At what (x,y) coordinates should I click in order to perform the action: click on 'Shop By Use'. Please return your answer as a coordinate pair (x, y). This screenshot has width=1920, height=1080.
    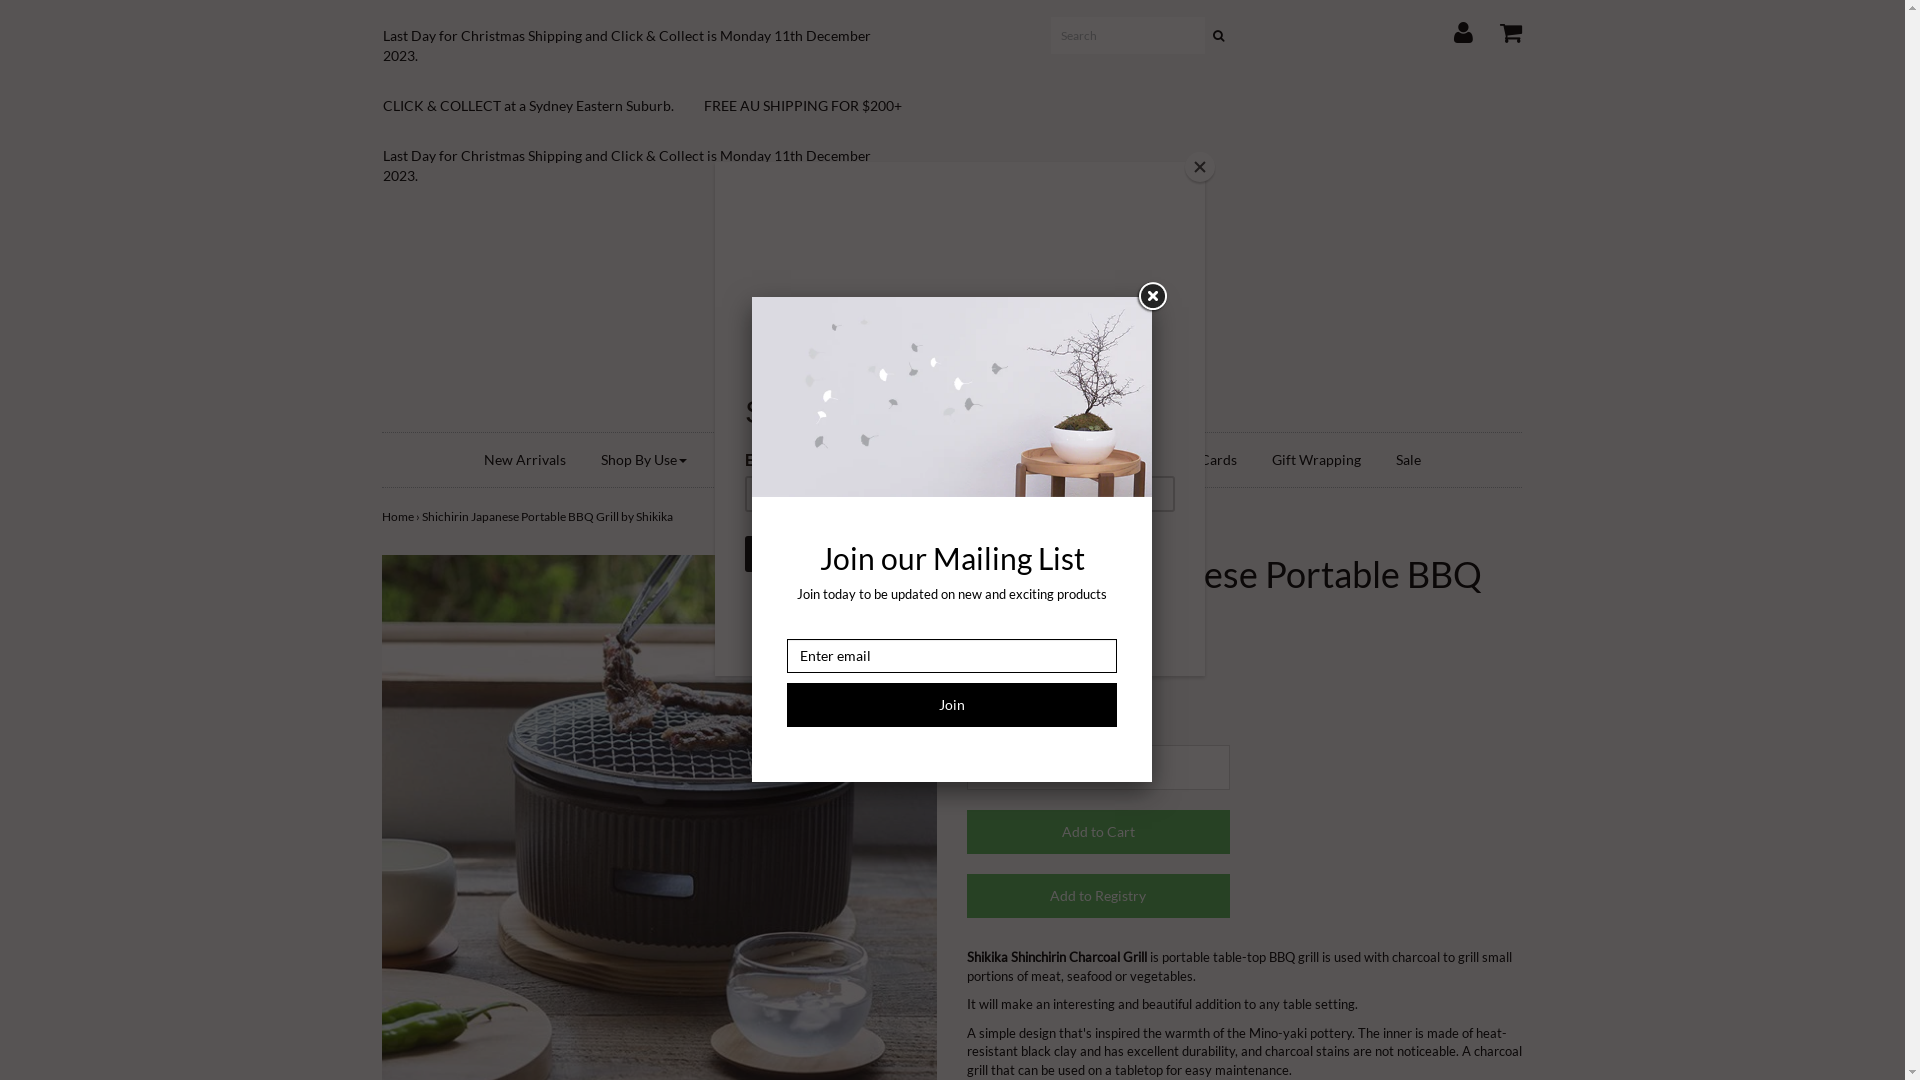
    Looking at the image, I should click on (584, 459).